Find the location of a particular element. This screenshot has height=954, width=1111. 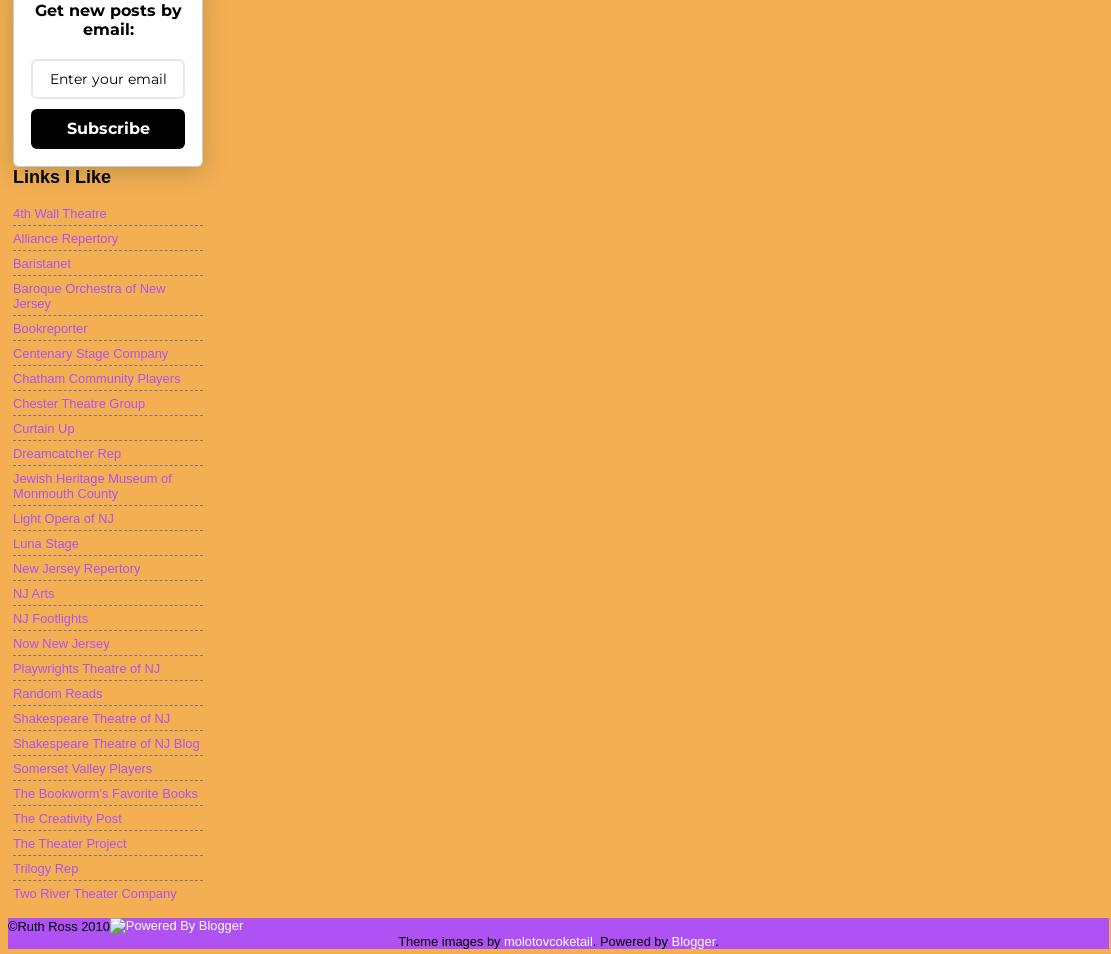

'Playwrights Theatre of NJ' is located at coordinates (85, 666).